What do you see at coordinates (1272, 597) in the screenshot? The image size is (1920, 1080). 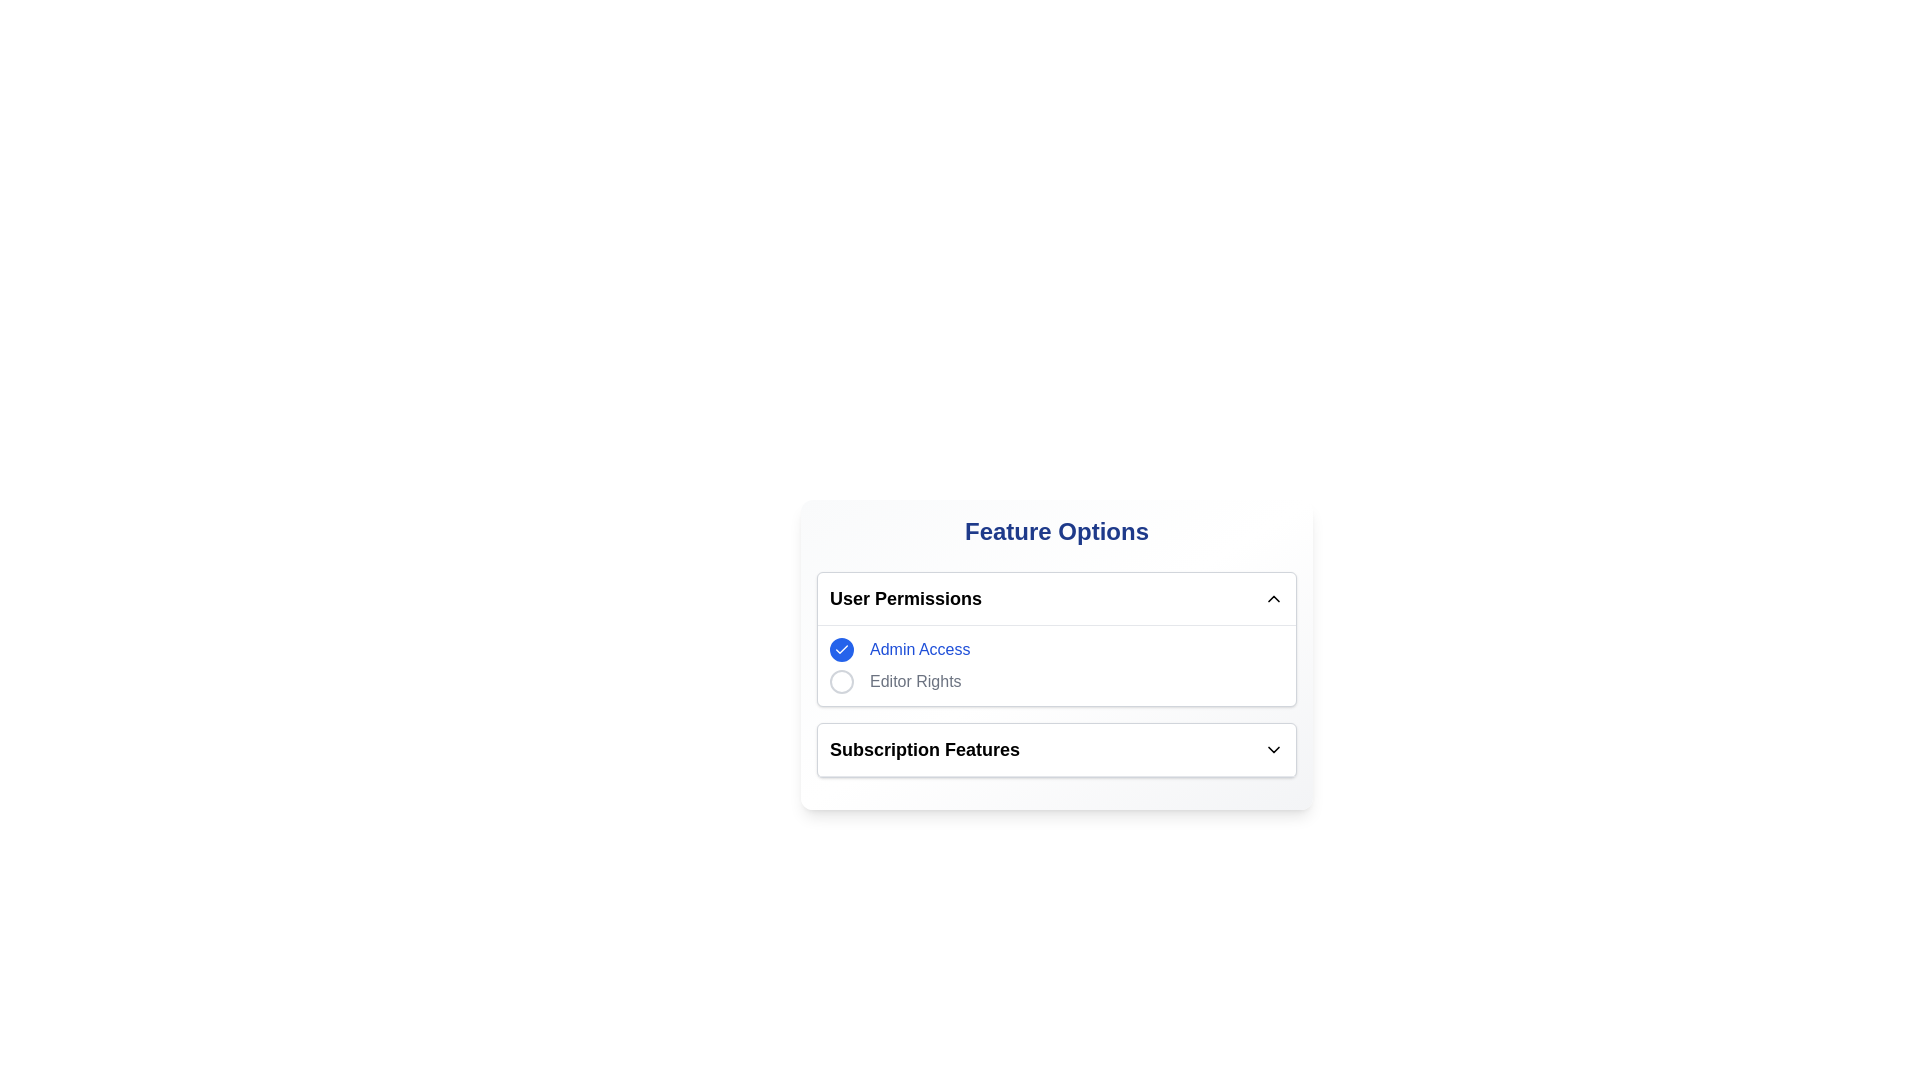 I see `the upward-pointing chevron icon used as a toggle for the 'User Permissions' section` at bounding box center [1272, 597].